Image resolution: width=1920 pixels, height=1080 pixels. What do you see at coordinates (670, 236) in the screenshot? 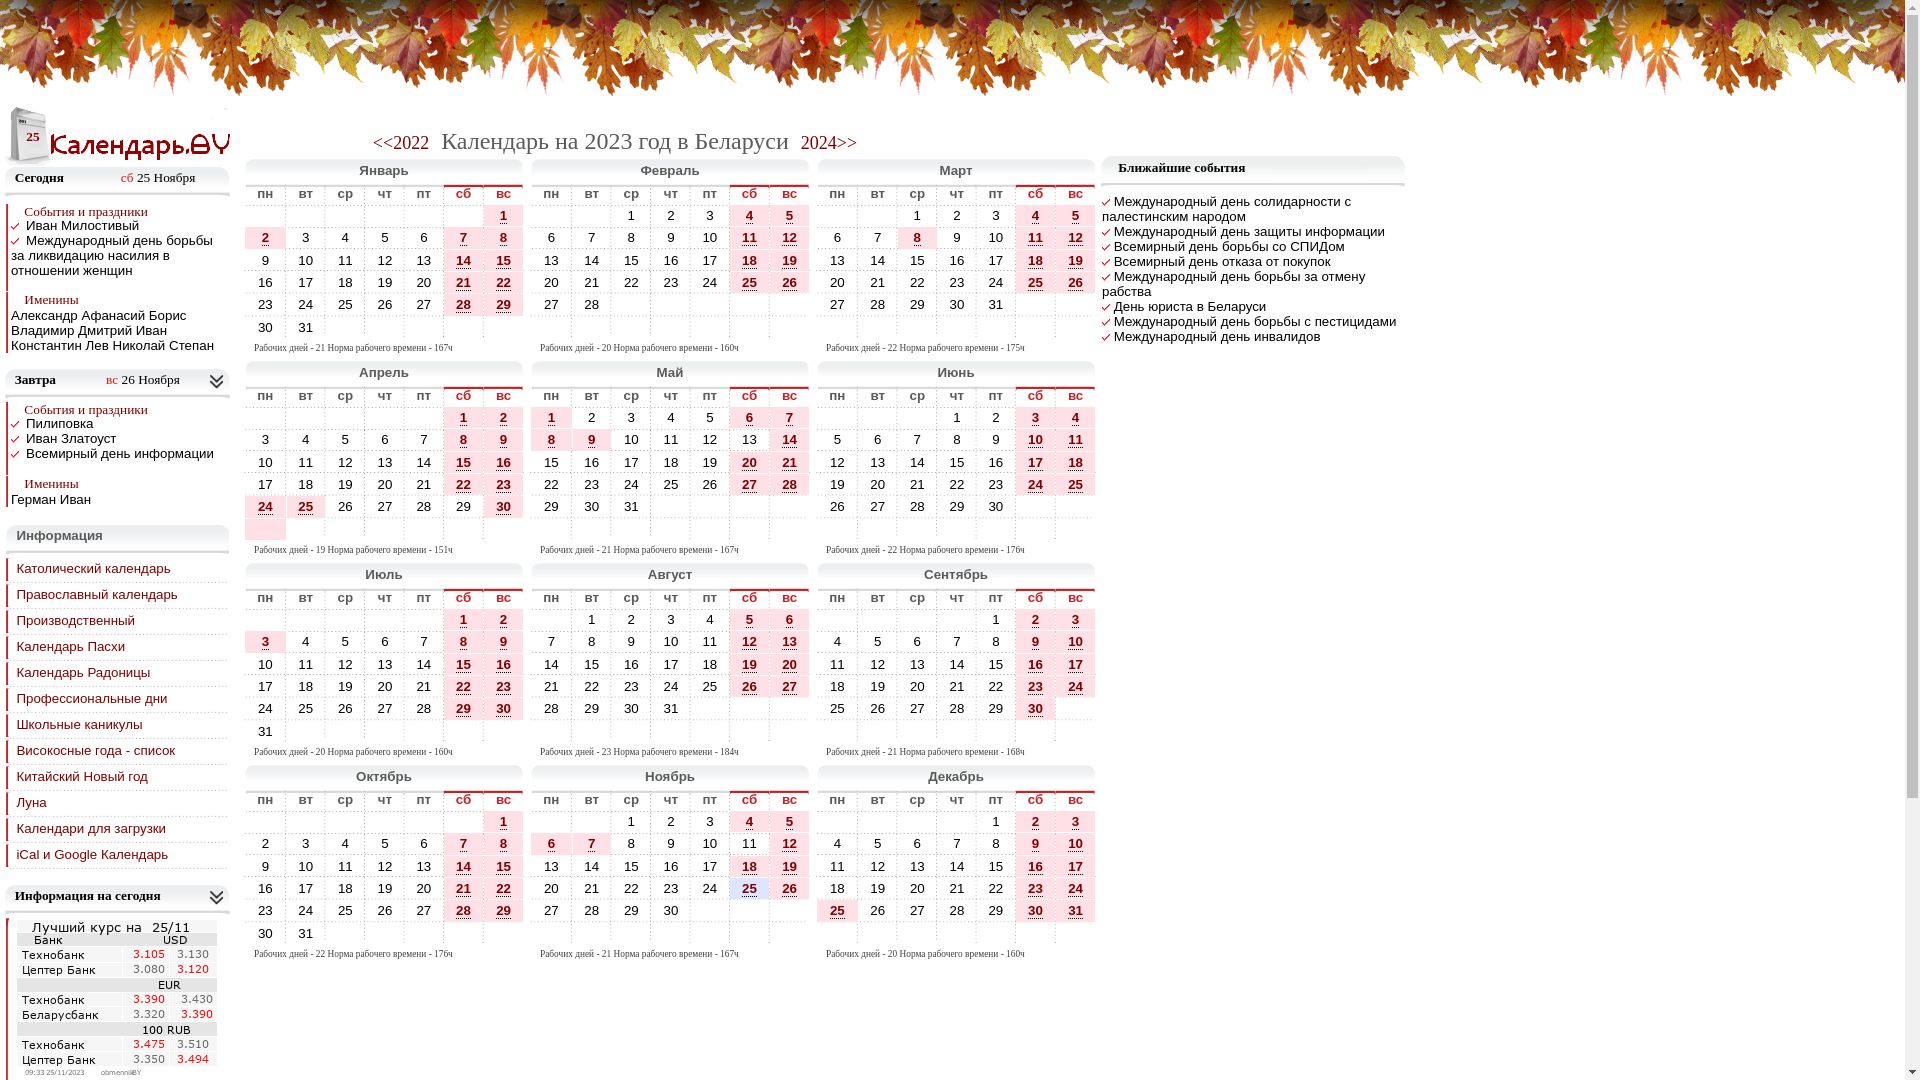
I see `'9'` at bounding box center [670, 236].